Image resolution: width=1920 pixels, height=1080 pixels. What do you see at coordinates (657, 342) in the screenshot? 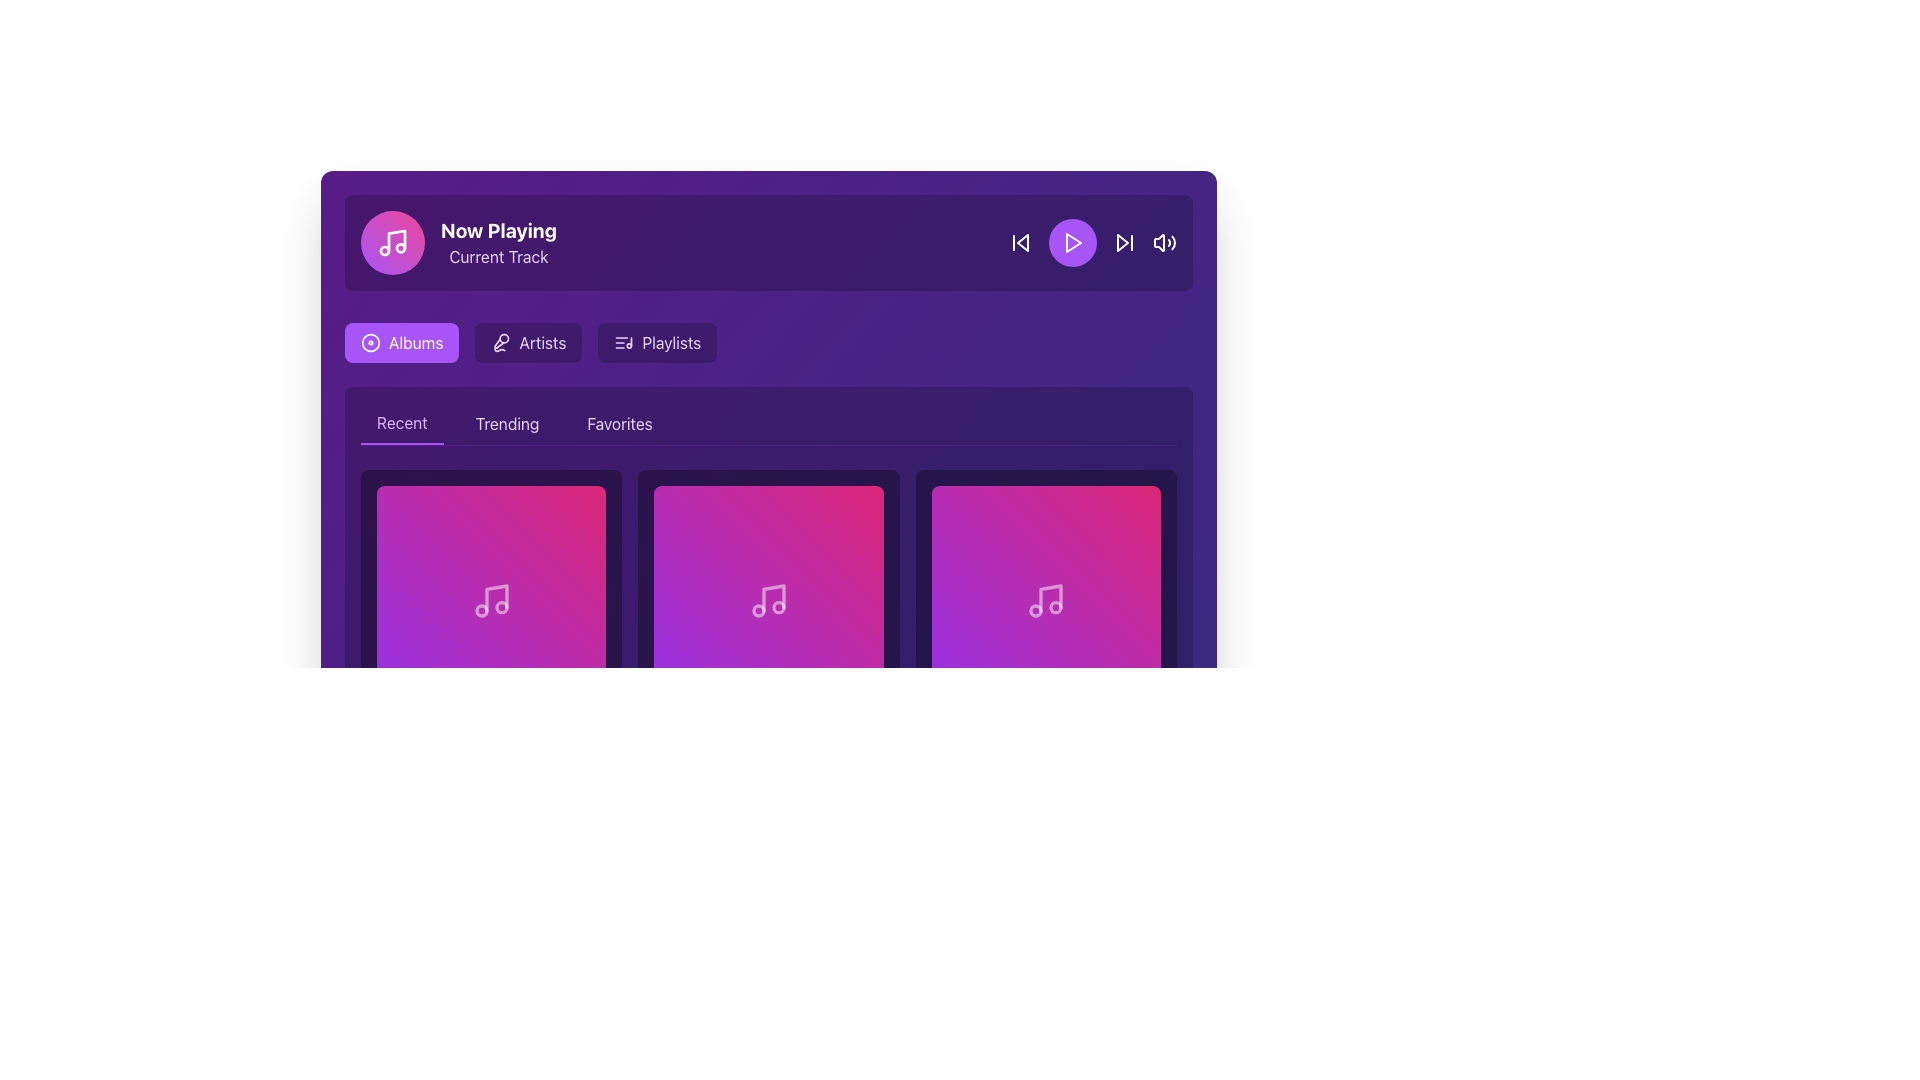
I see `the 'Playlists' button, which is a rectangular button with rounded corners and light purple text, located in the header section` at bounding box center [657, 342].